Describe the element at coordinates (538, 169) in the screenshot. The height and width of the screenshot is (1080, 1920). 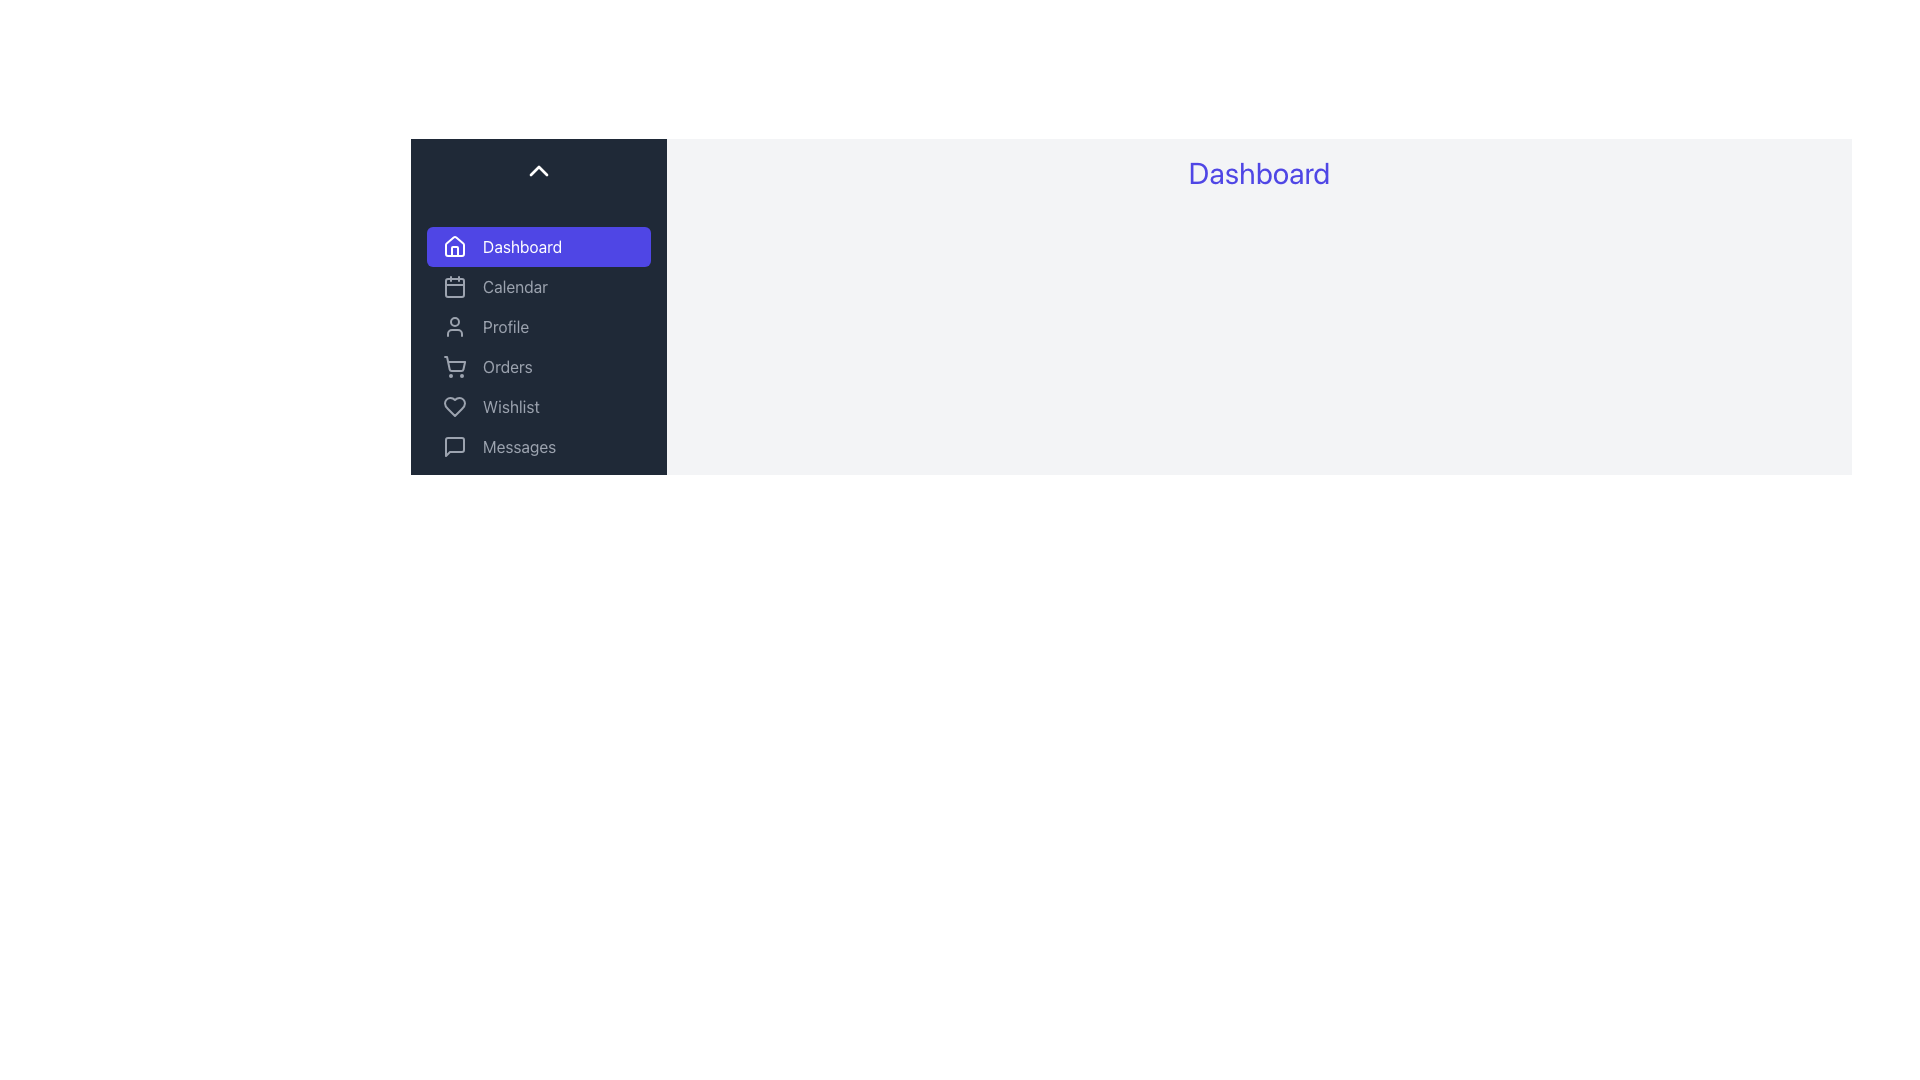
I see `the navigation icon located near the top of the sidebar panel` at that location.